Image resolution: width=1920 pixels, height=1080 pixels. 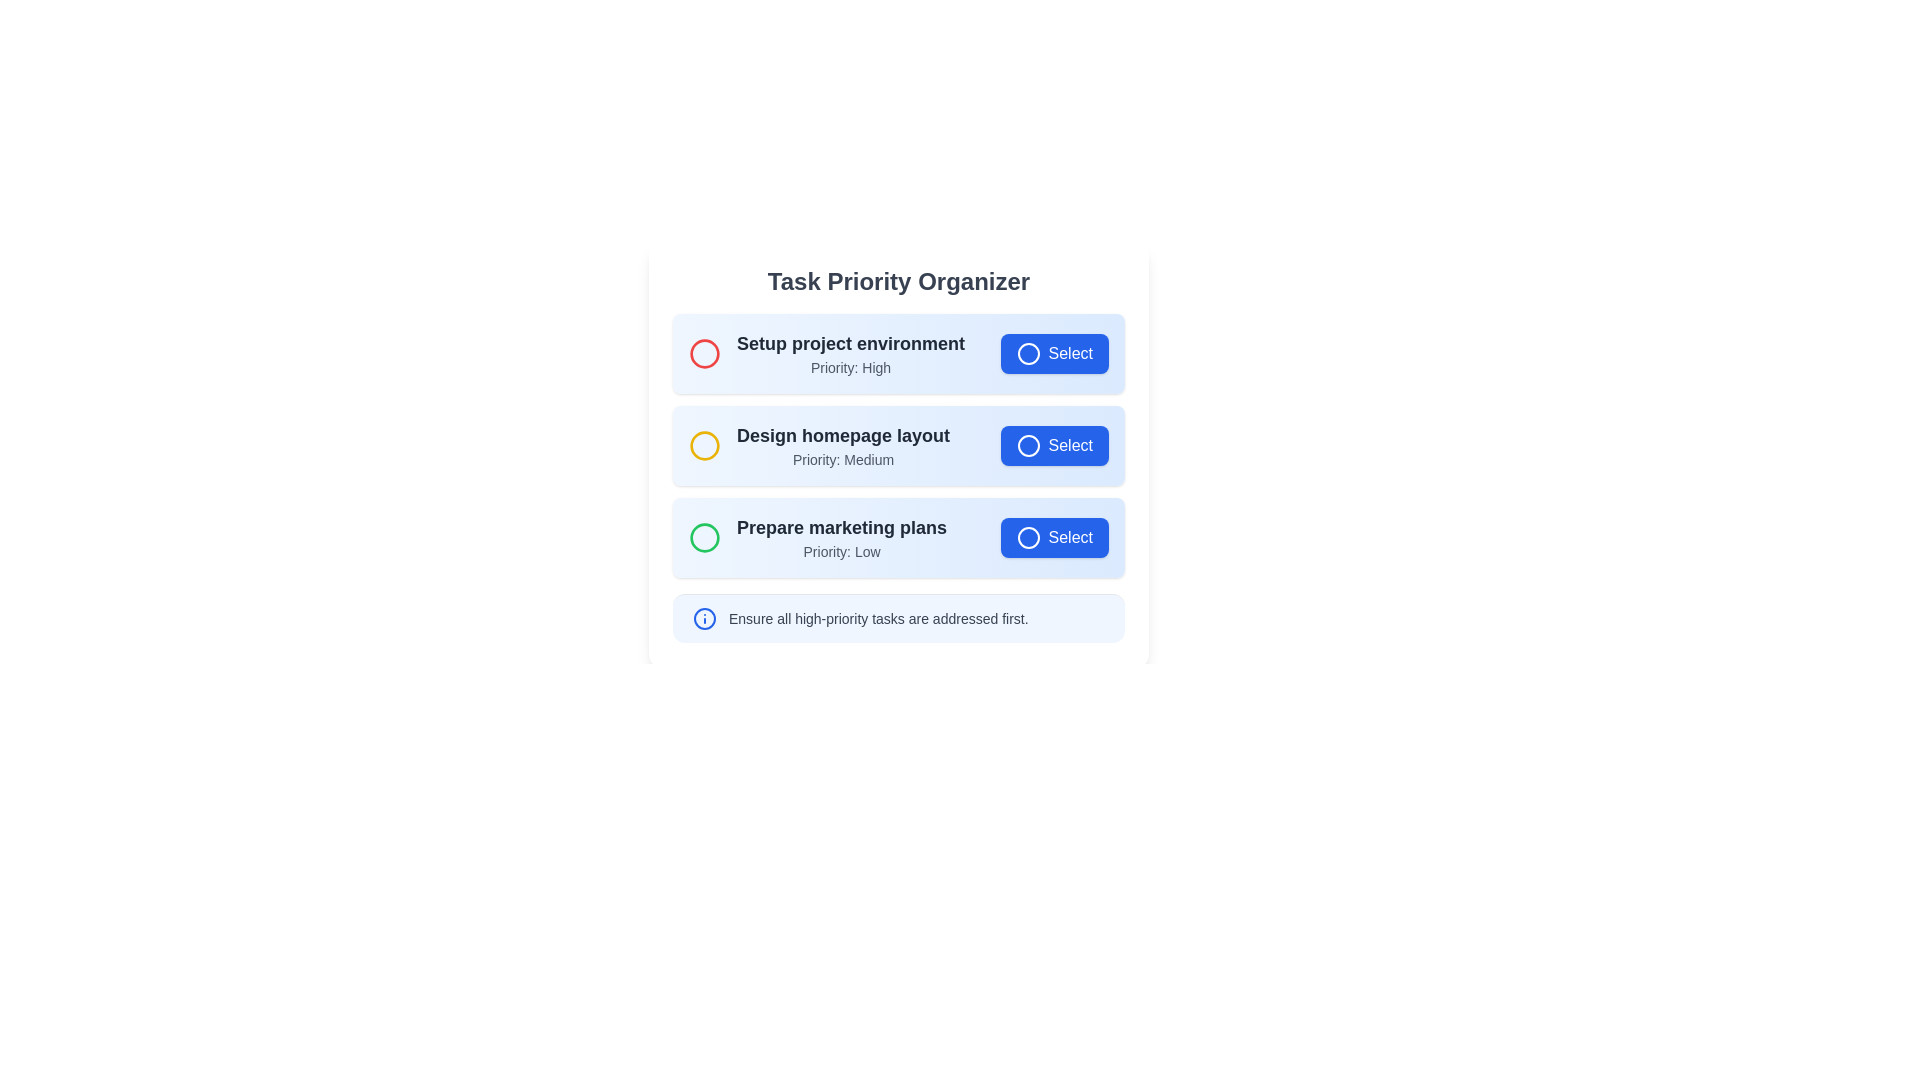 What do you see at coordinates (705, 445) in the screenshot?
I see `the circular icon with a yellow outline located to the left of the text 'Design homepage layout Priority: Medium' in the second row of the task items display` at bounding box center [705, 445].